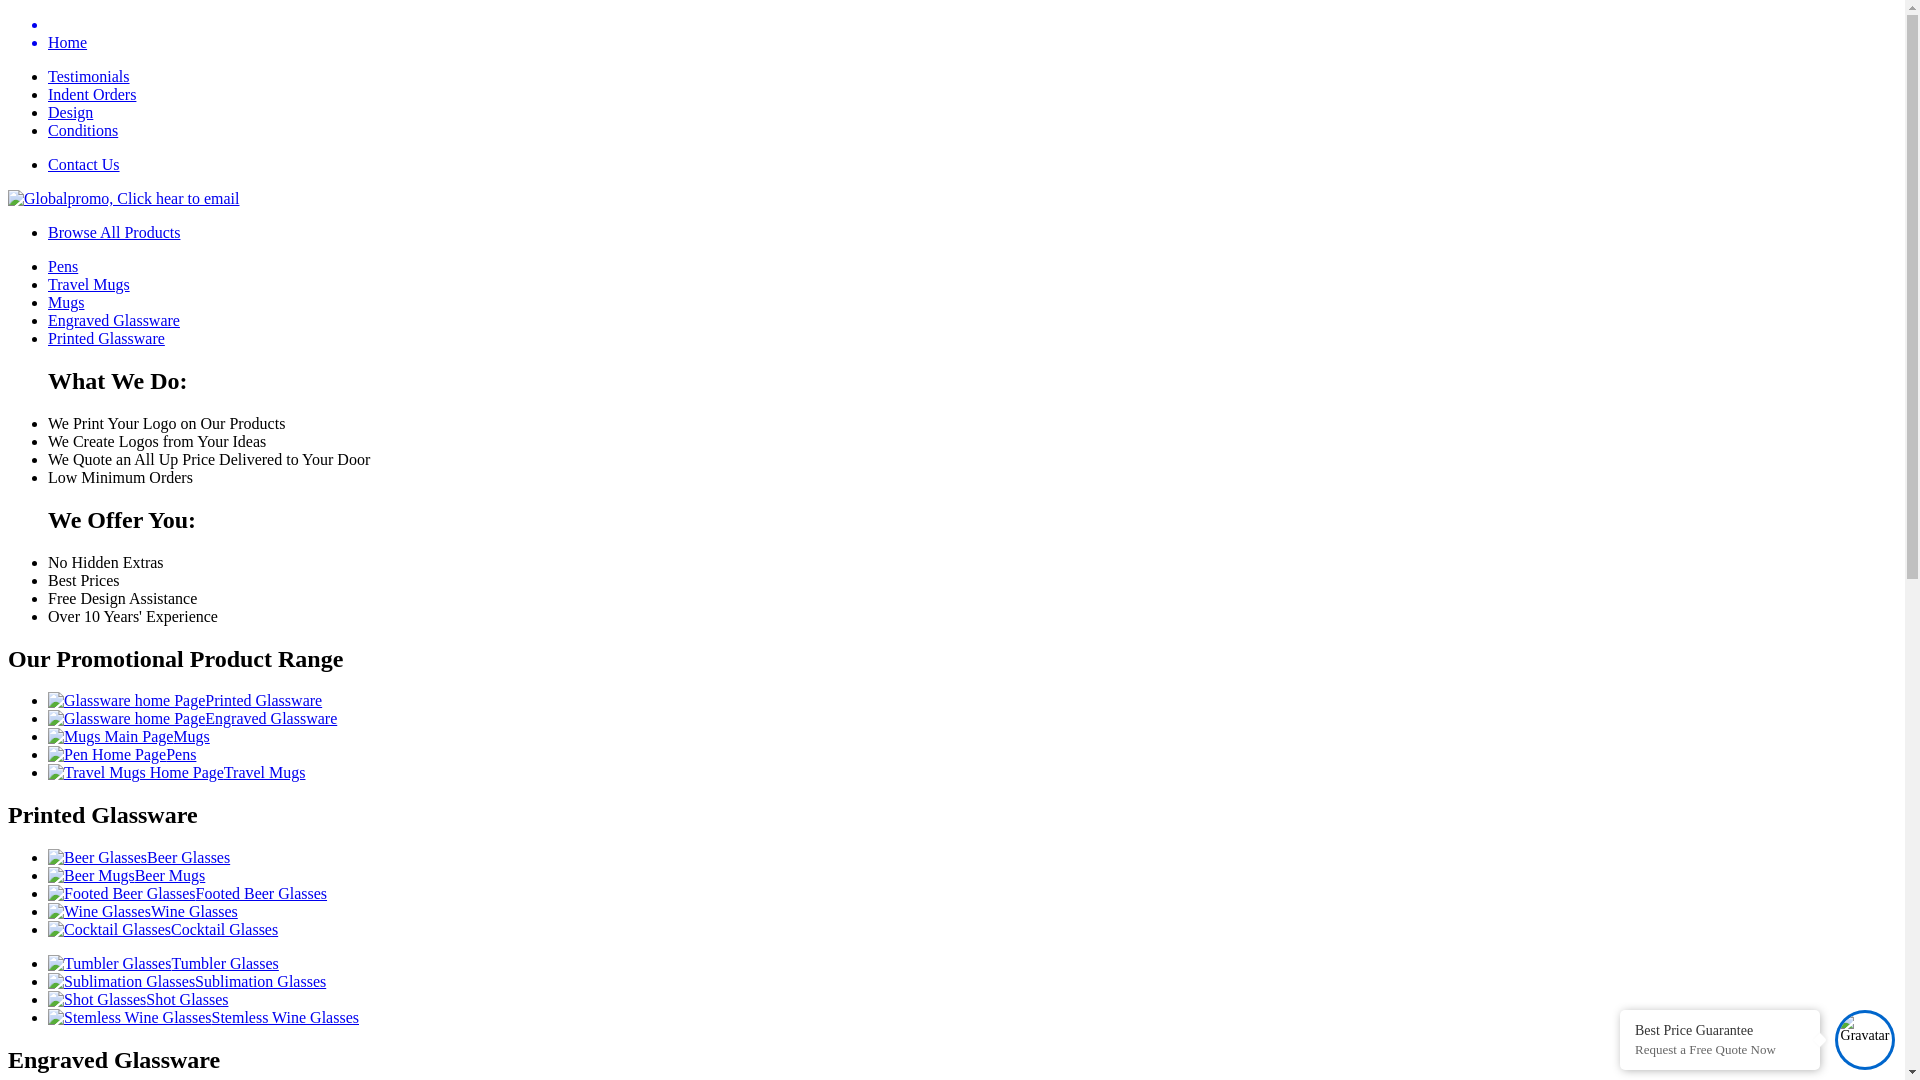 Image resolution: width=1920 pixels, height=1080 pixels. I want to click on 'Mugs', so click(128, 736).